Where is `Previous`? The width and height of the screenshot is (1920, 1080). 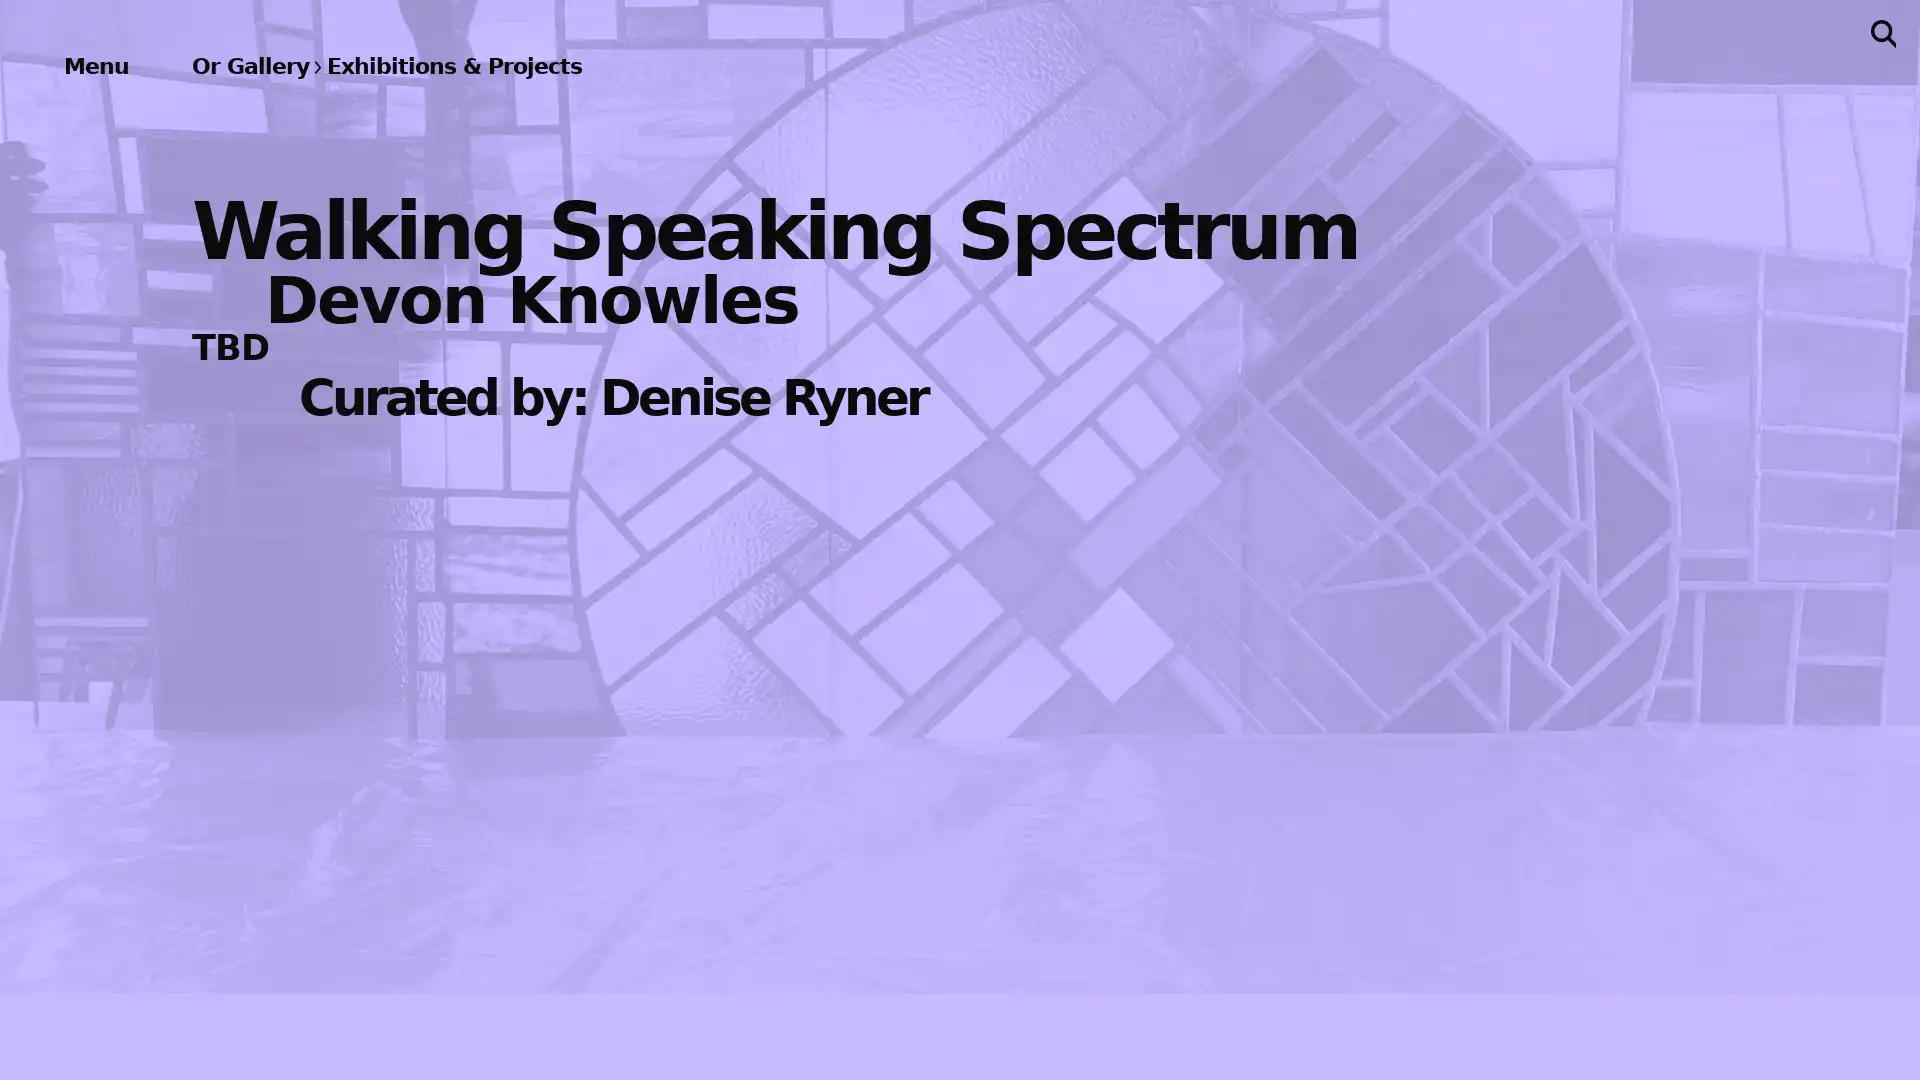
Previous is located at coordinates (575, 538).